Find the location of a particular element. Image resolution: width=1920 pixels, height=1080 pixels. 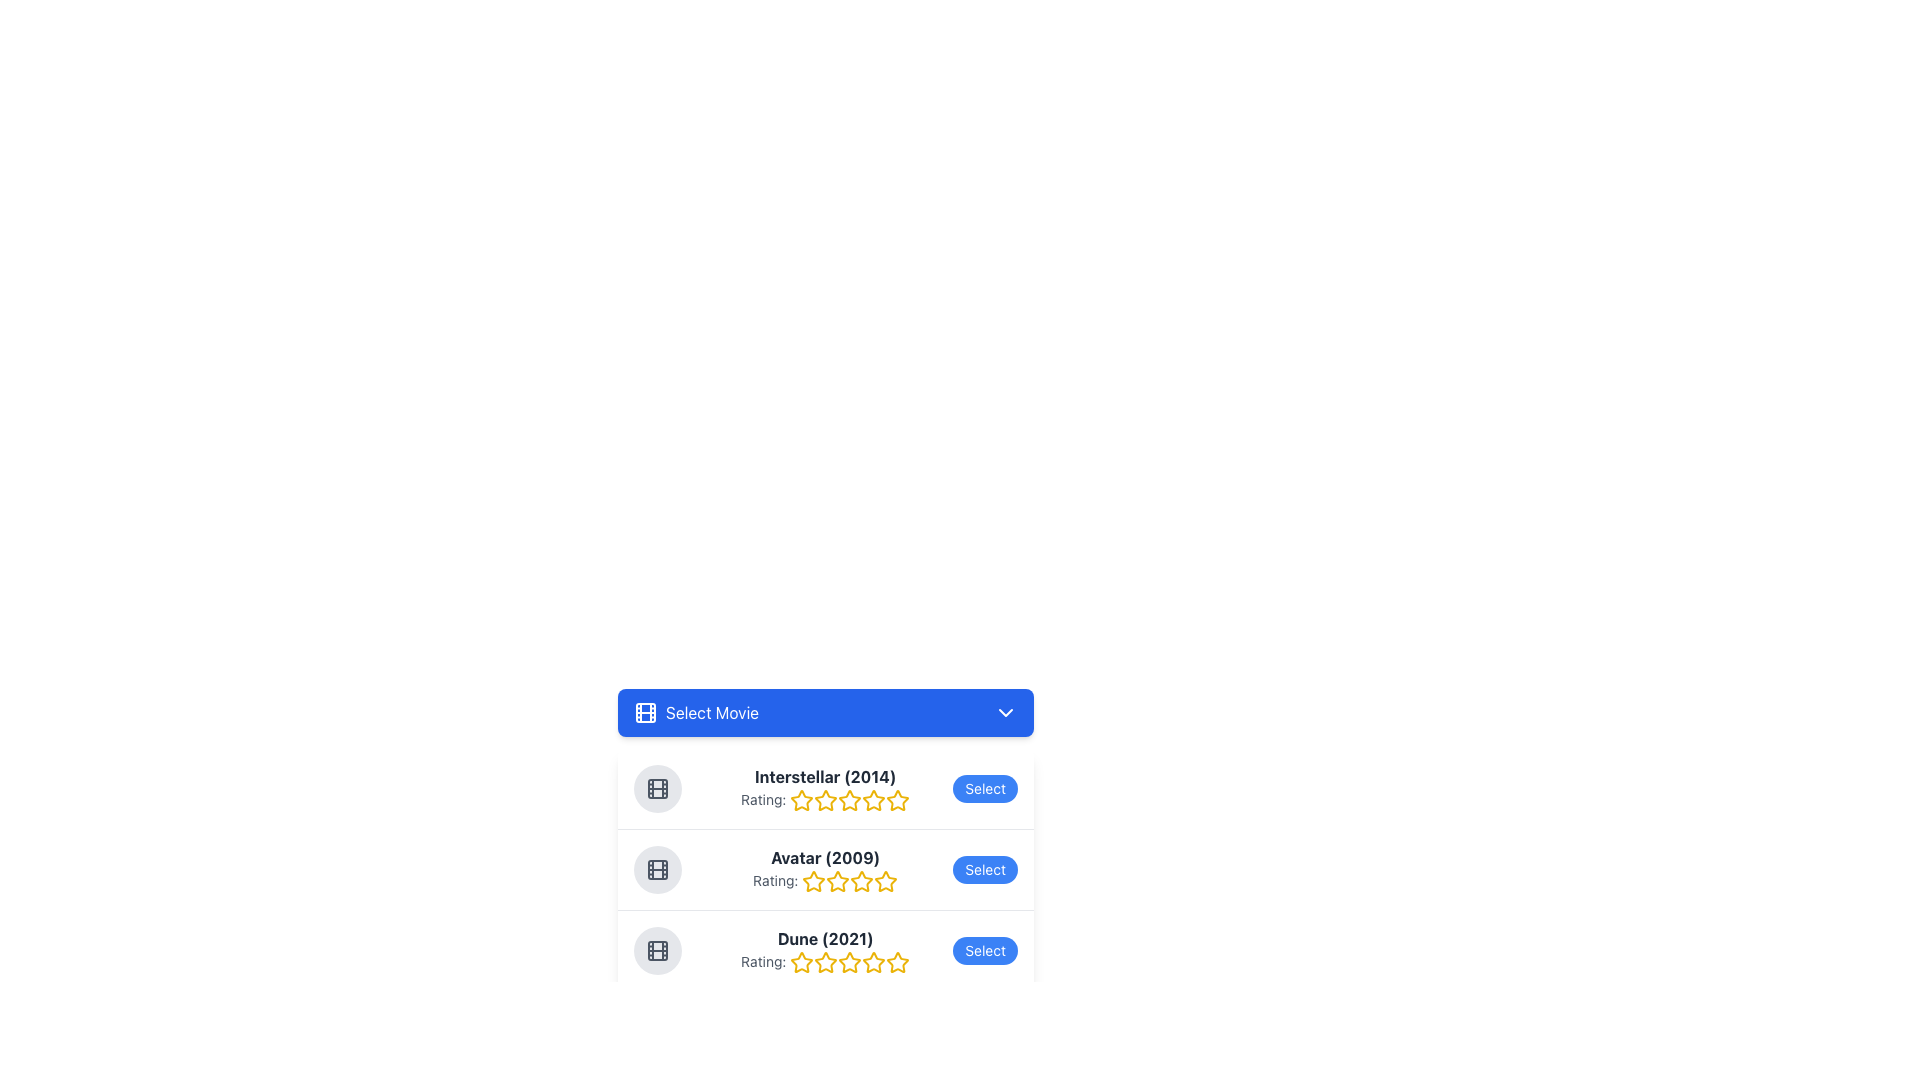

the fifth rating star icon with a yellow border and hollow center in the 'Rating' section for the movie 'Dune (2021)' is located at coordinates (874, 961).